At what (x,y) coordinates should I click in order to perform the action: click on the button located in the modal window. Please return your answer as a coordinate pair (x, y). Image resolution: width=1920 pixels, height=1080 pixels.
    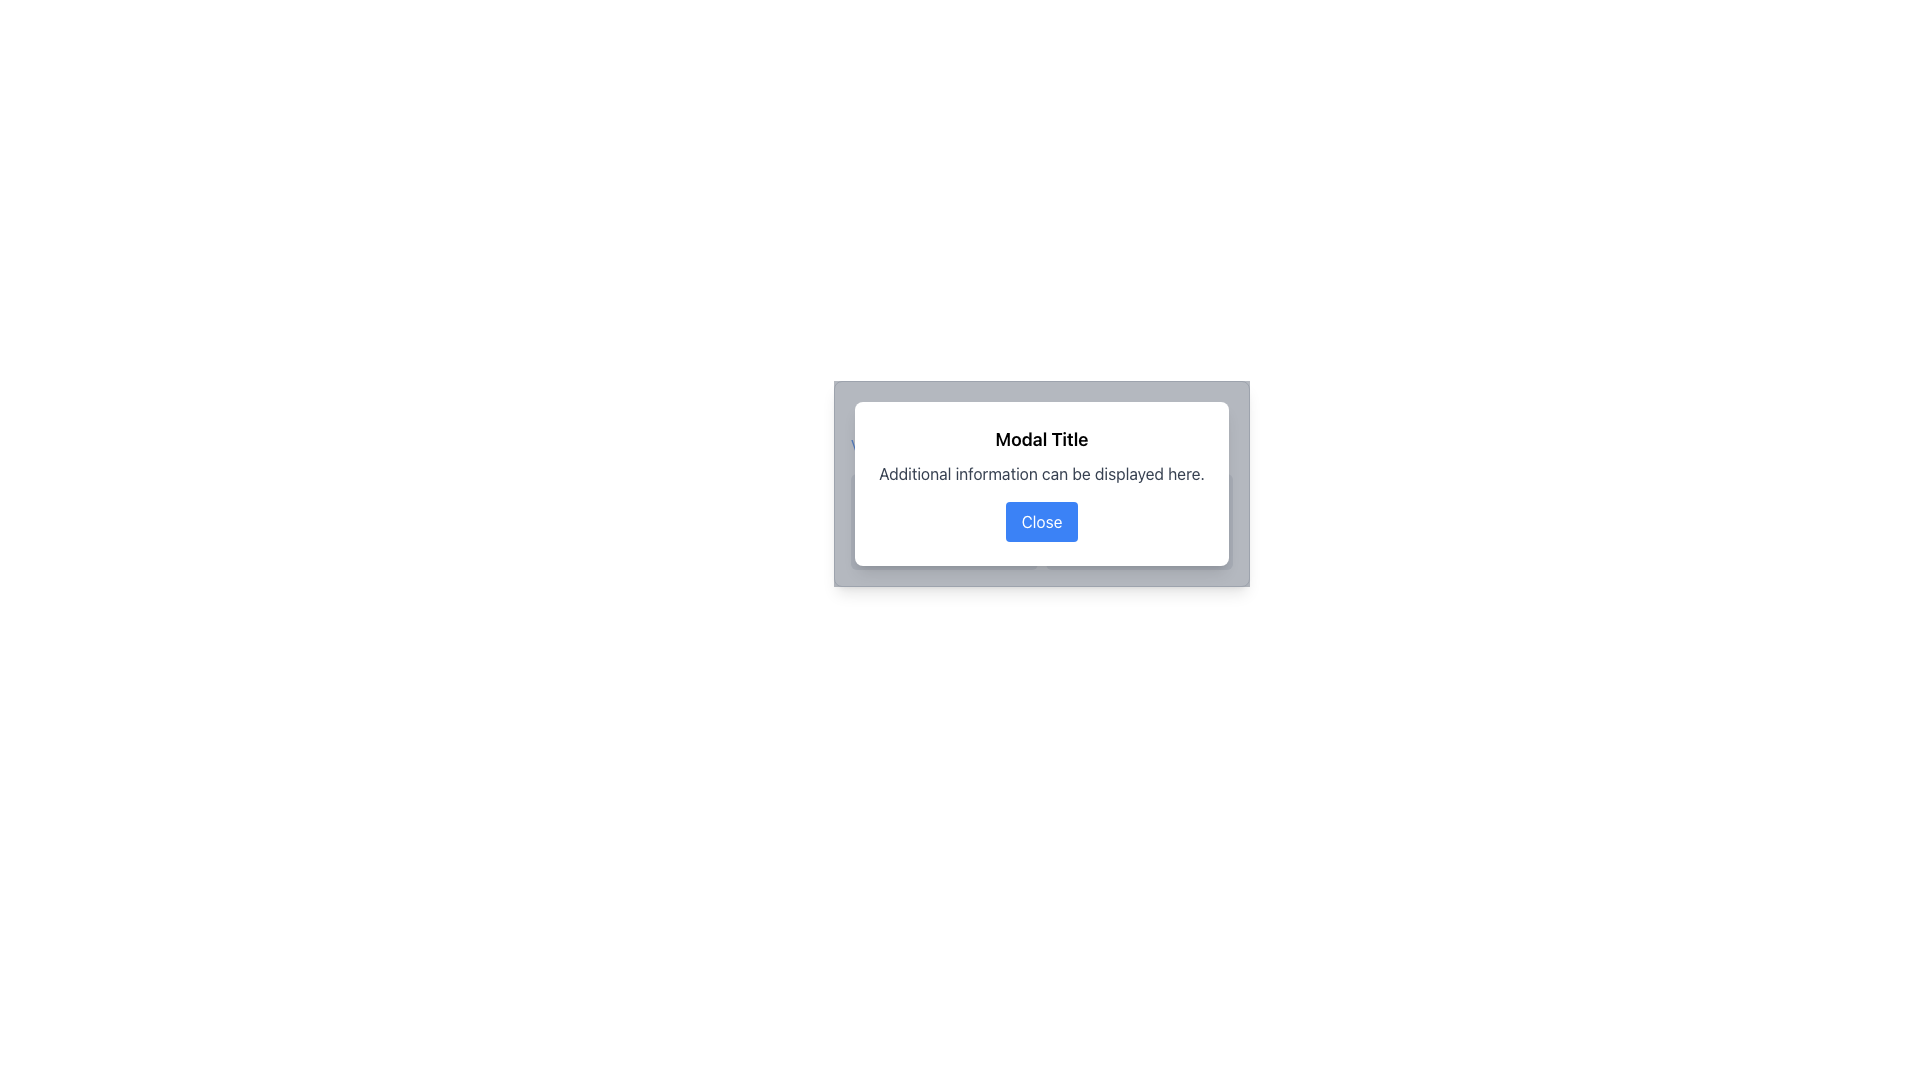
    Looking at the image, I should click on (1040, 520).